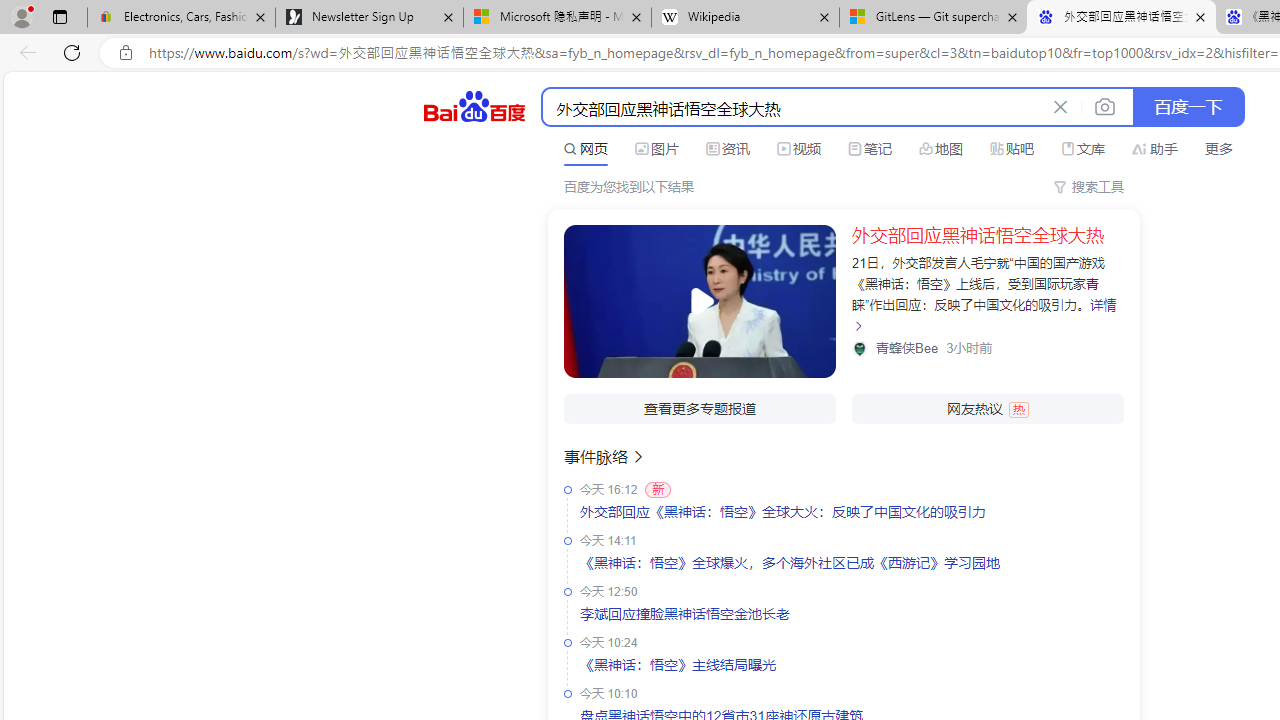  I want to click on 'Wikipedia', so click(743, 17).